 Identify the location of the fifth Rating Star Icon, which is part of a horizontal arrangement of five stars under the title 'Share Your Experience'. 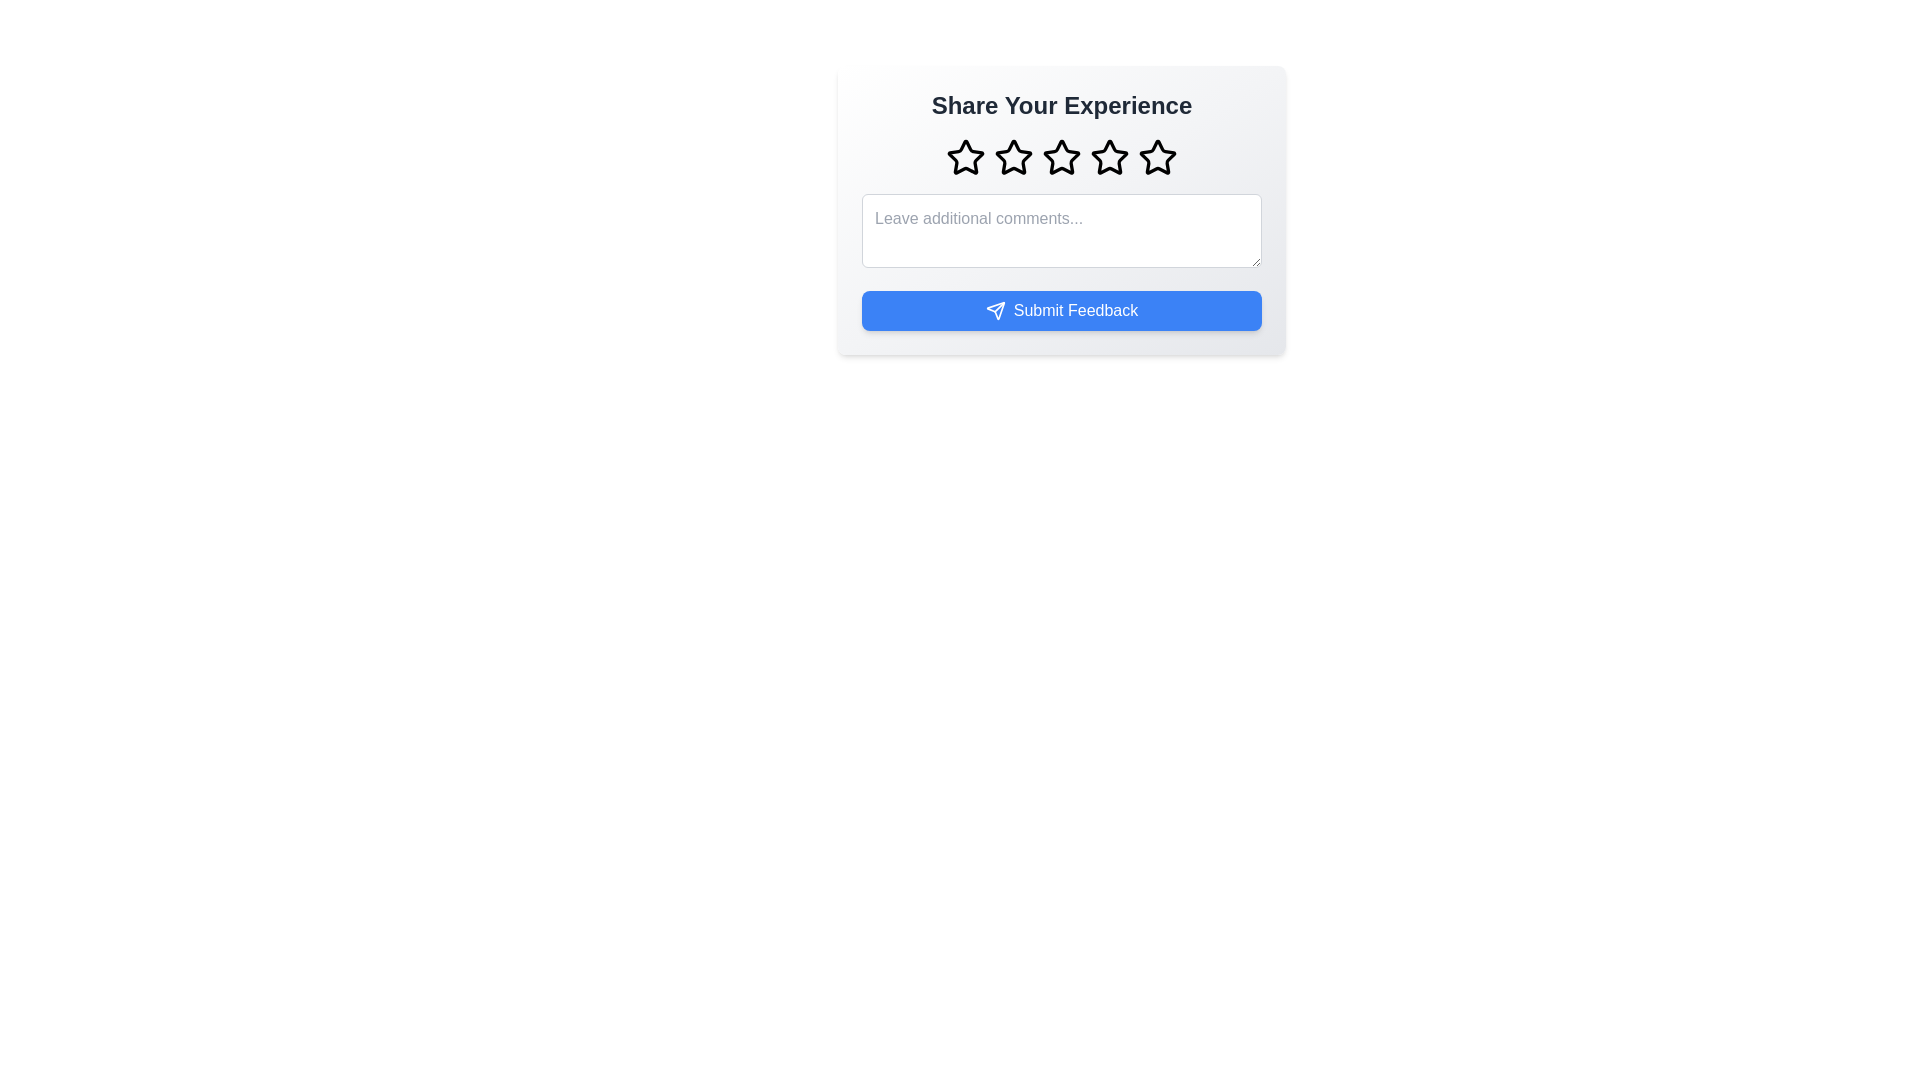
(1157, 156).